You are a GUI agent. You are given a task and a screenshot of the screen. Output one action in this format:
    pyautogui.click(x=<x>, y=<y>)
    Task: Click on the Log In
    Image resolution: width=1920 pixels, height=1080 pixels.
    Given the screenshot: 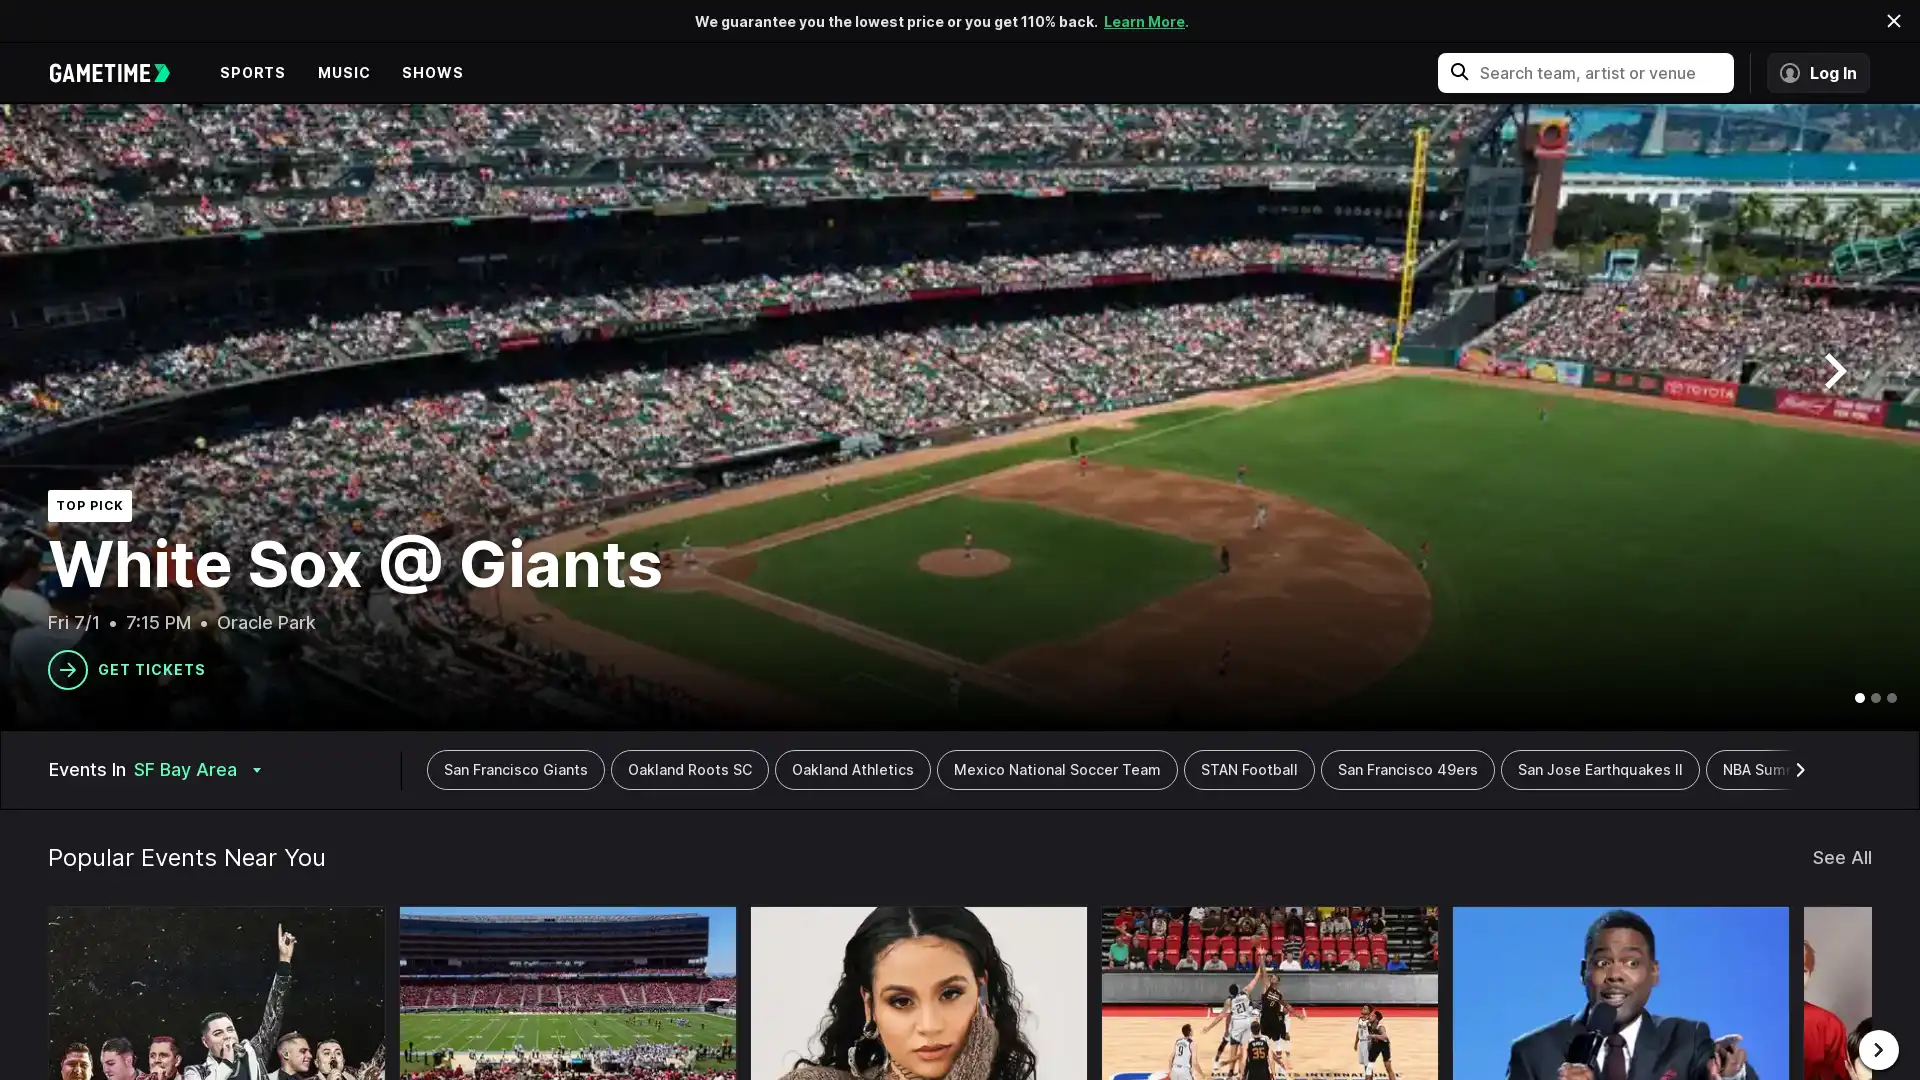 What is the action you would take?
    pyautogui.click(x=1818, y=72)
    